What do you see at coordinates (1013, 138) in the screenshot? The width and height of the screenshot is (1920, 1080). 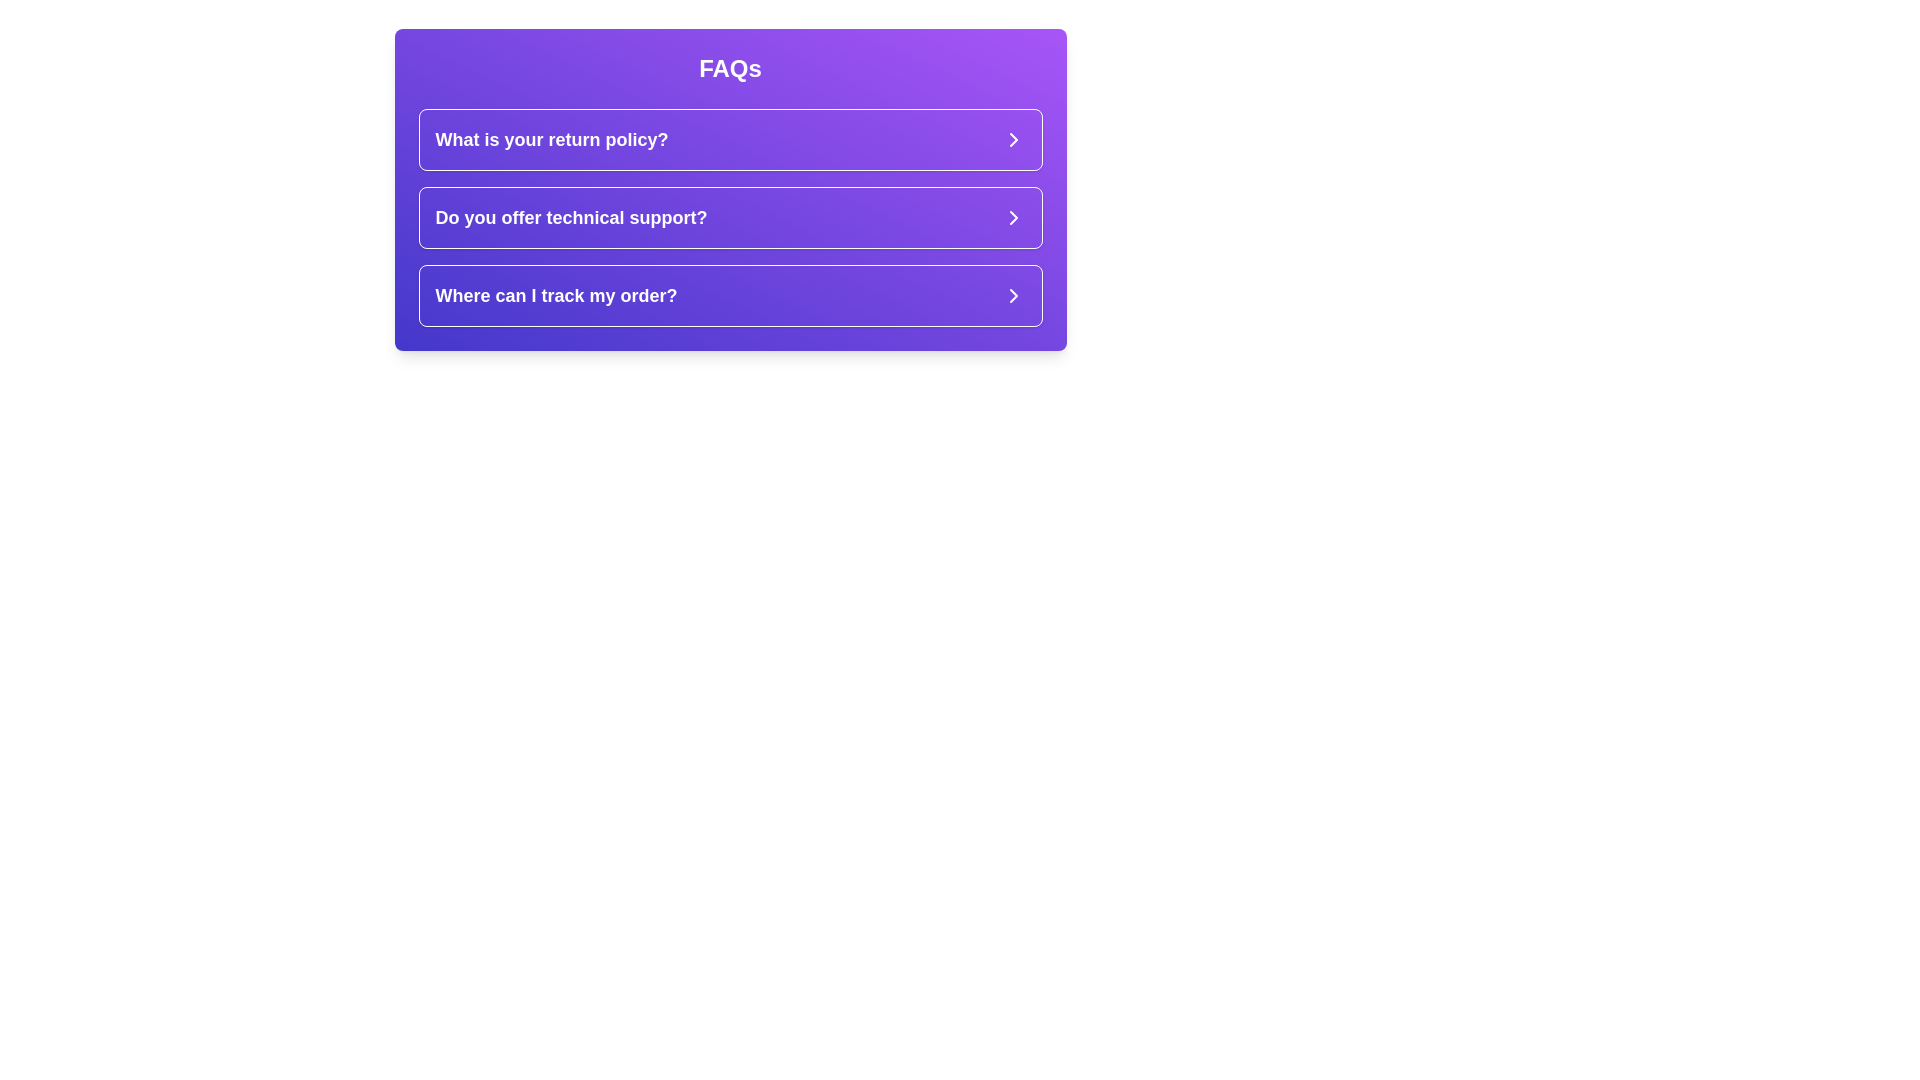 I see `the rightward-facing chevron icon adjacent to the text 'What is your return policy?' in the FAQ panel` at bounding box center [1013, 138].